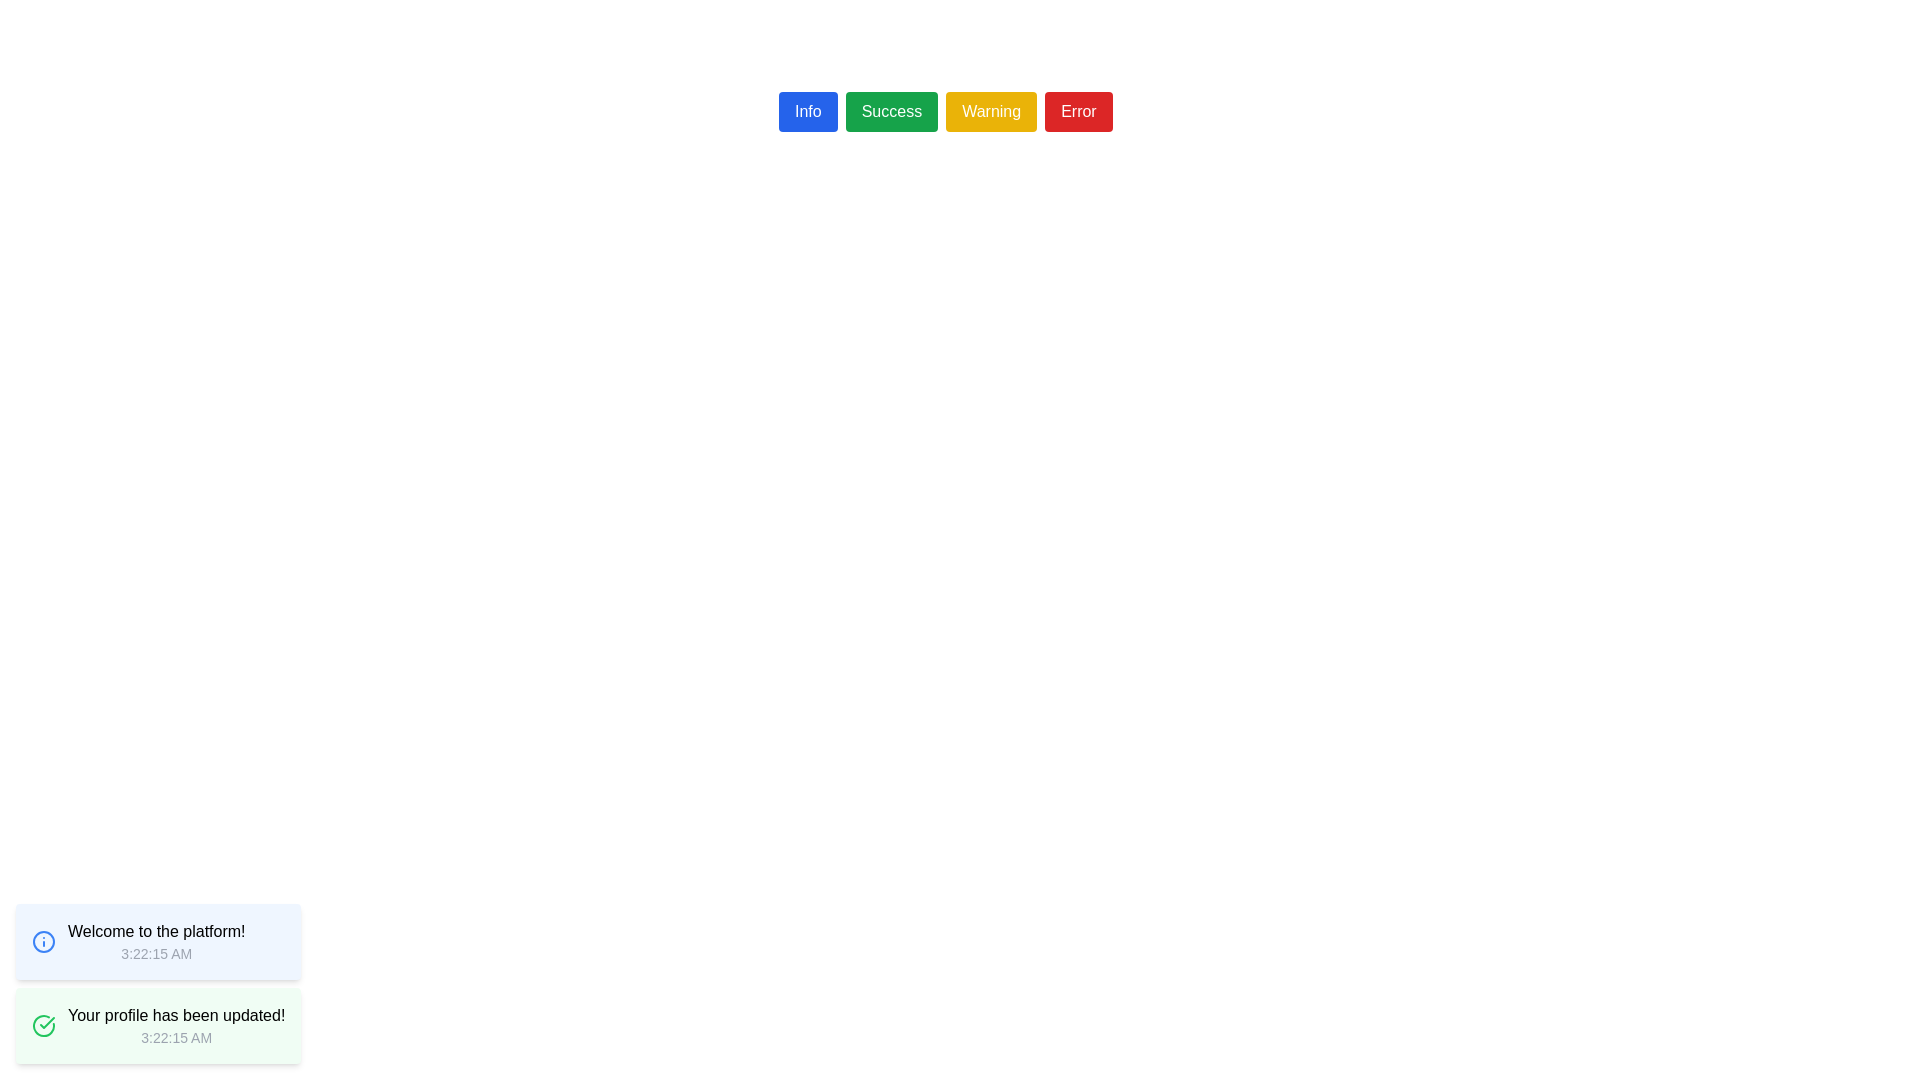 Image resolution: width=1920 pixels, height=1080 pixels. Describe the element at coordinates (155, 941) in the screenshot. I see `the text block displaying 'Welcome to the platform!' within the light blue notification box` at that location.